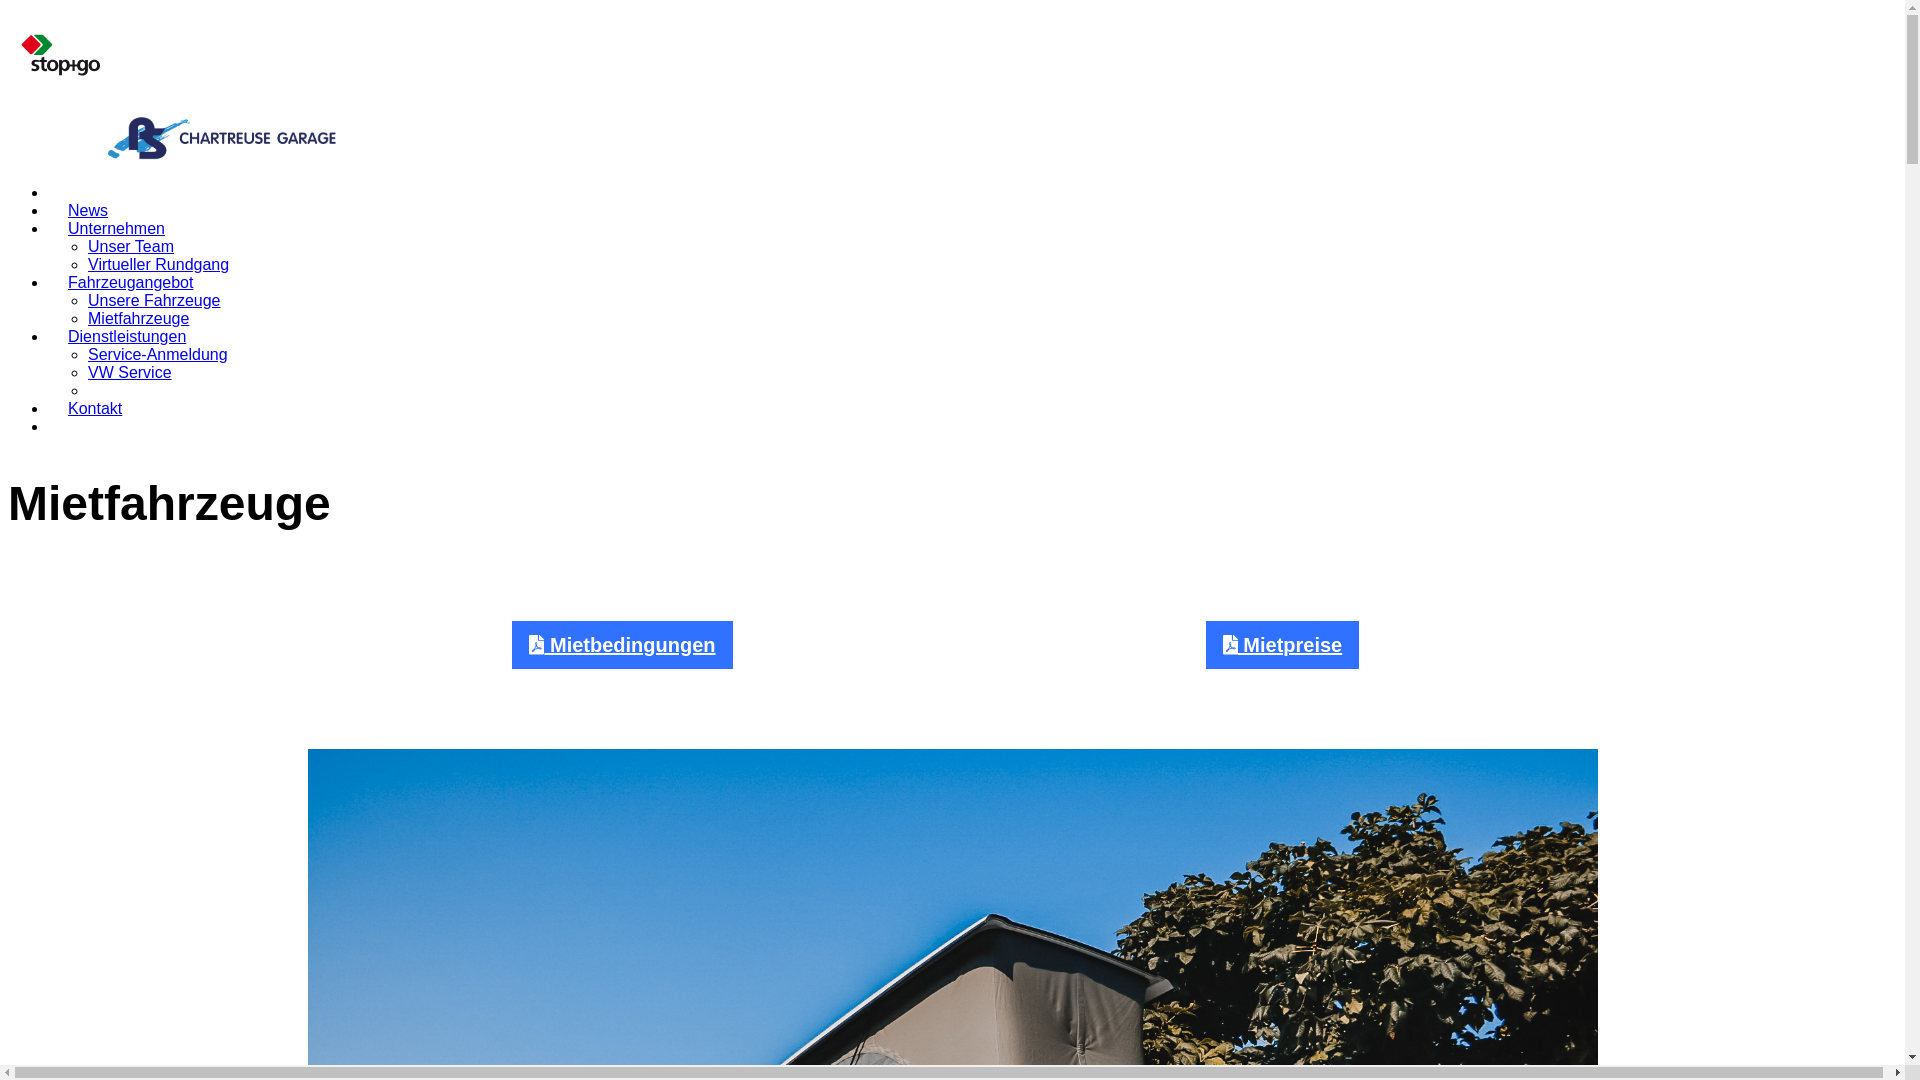  What do you see at coordinates (48, 282) in the screenshot?
I see `'Fahrzeugangebot'` at bounding box center [48, 282].